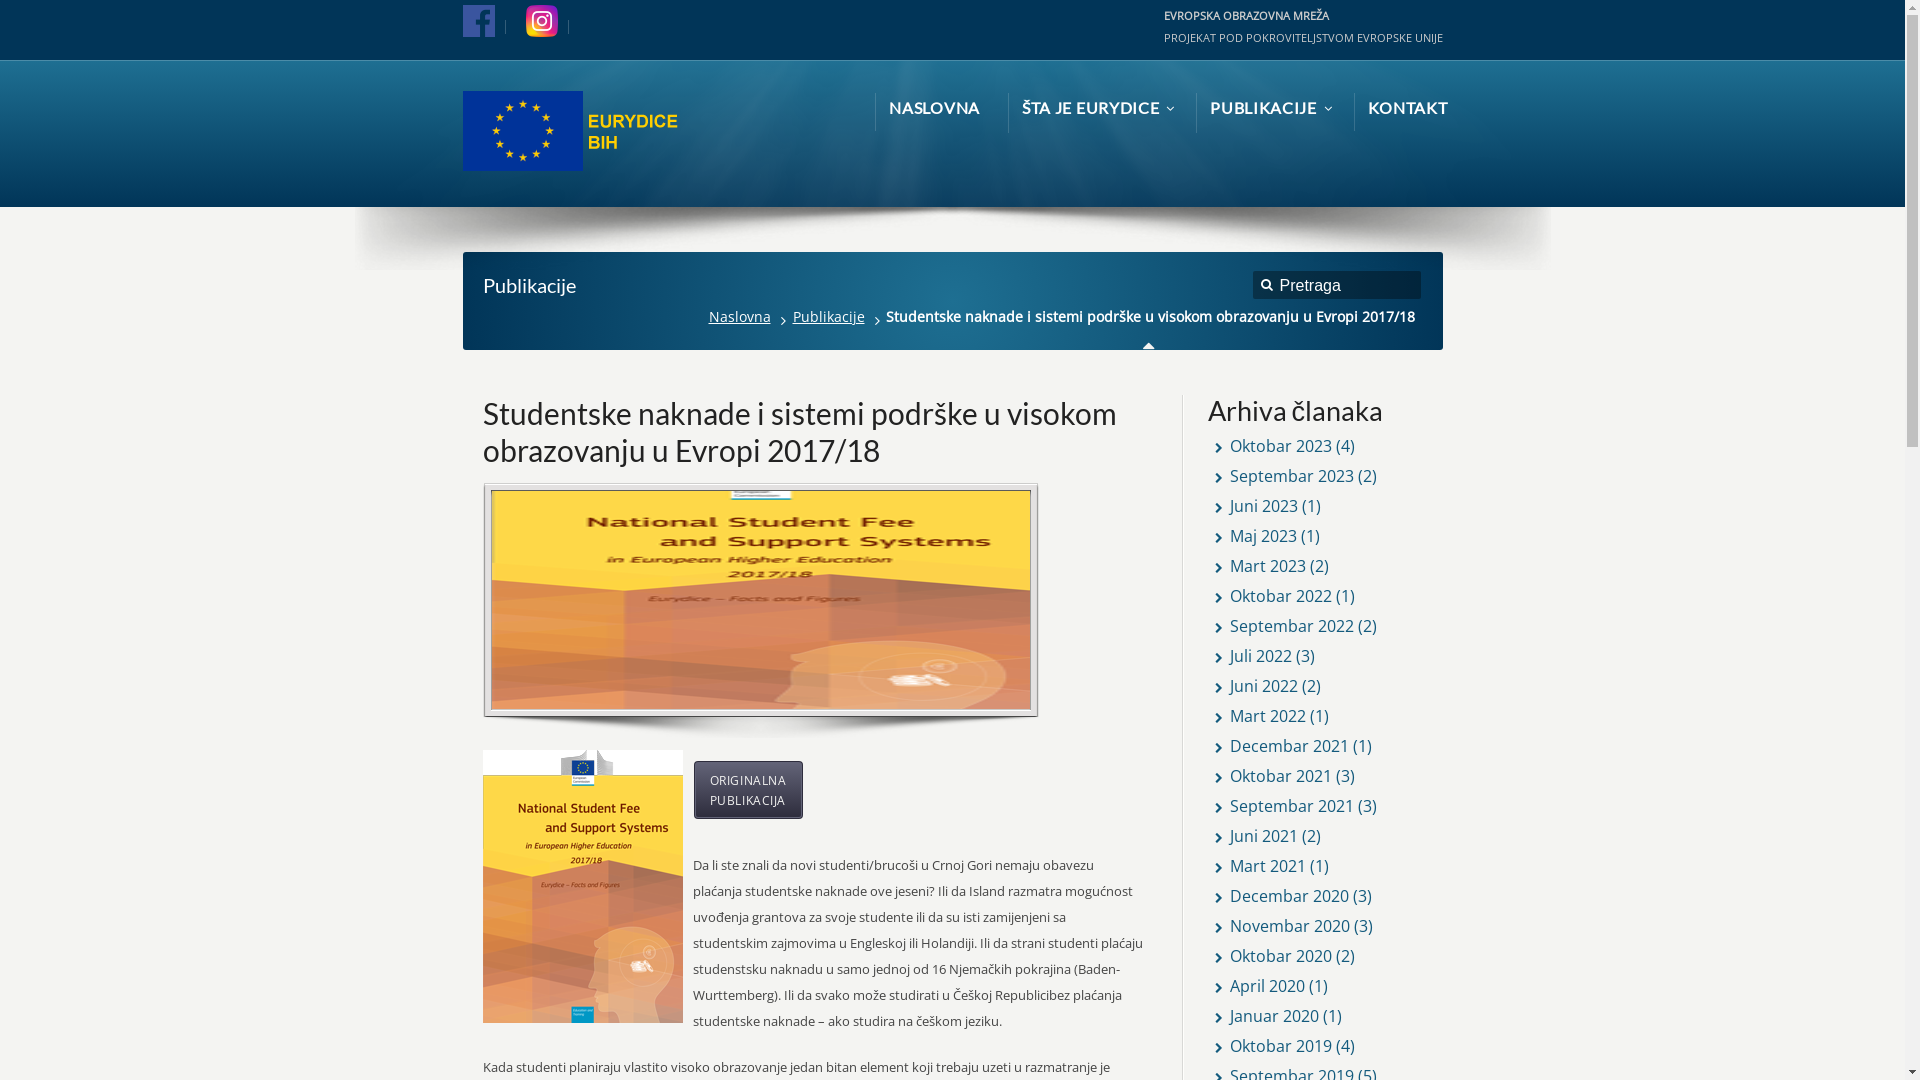 This screenshot has height=1080, width=1920. I want to click on 'Juni 2023', so click(1262, 504).